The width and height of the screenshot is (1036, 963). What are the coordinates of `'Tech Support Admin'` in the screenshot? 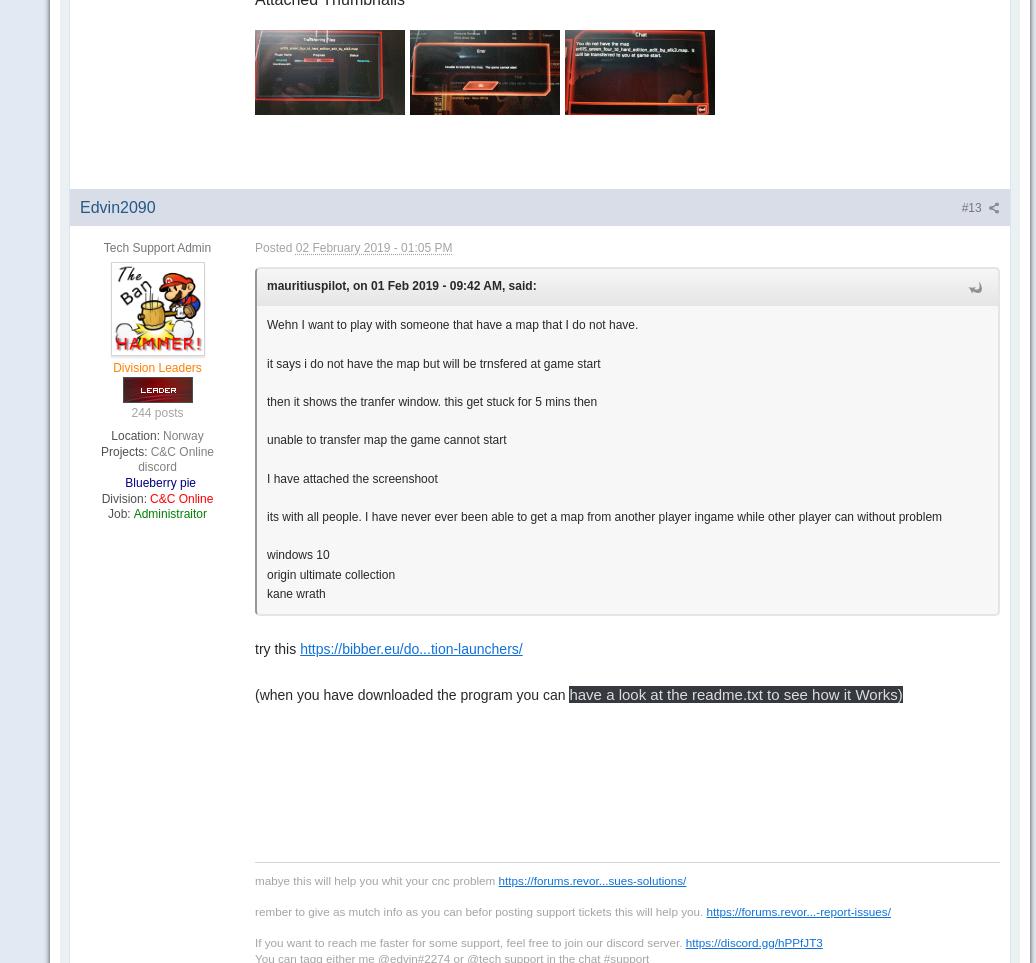 It's located at (156, 247).